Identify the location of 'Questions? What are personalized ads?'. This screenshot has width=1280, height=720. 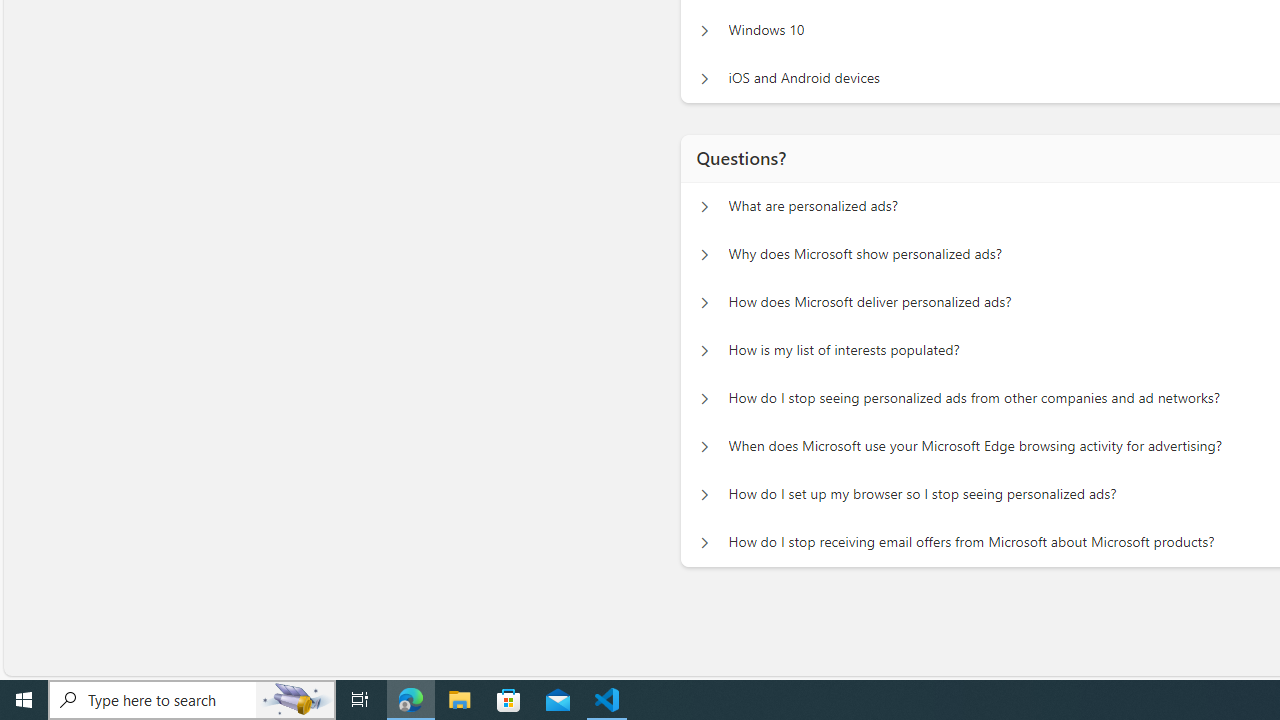
(704, 206).